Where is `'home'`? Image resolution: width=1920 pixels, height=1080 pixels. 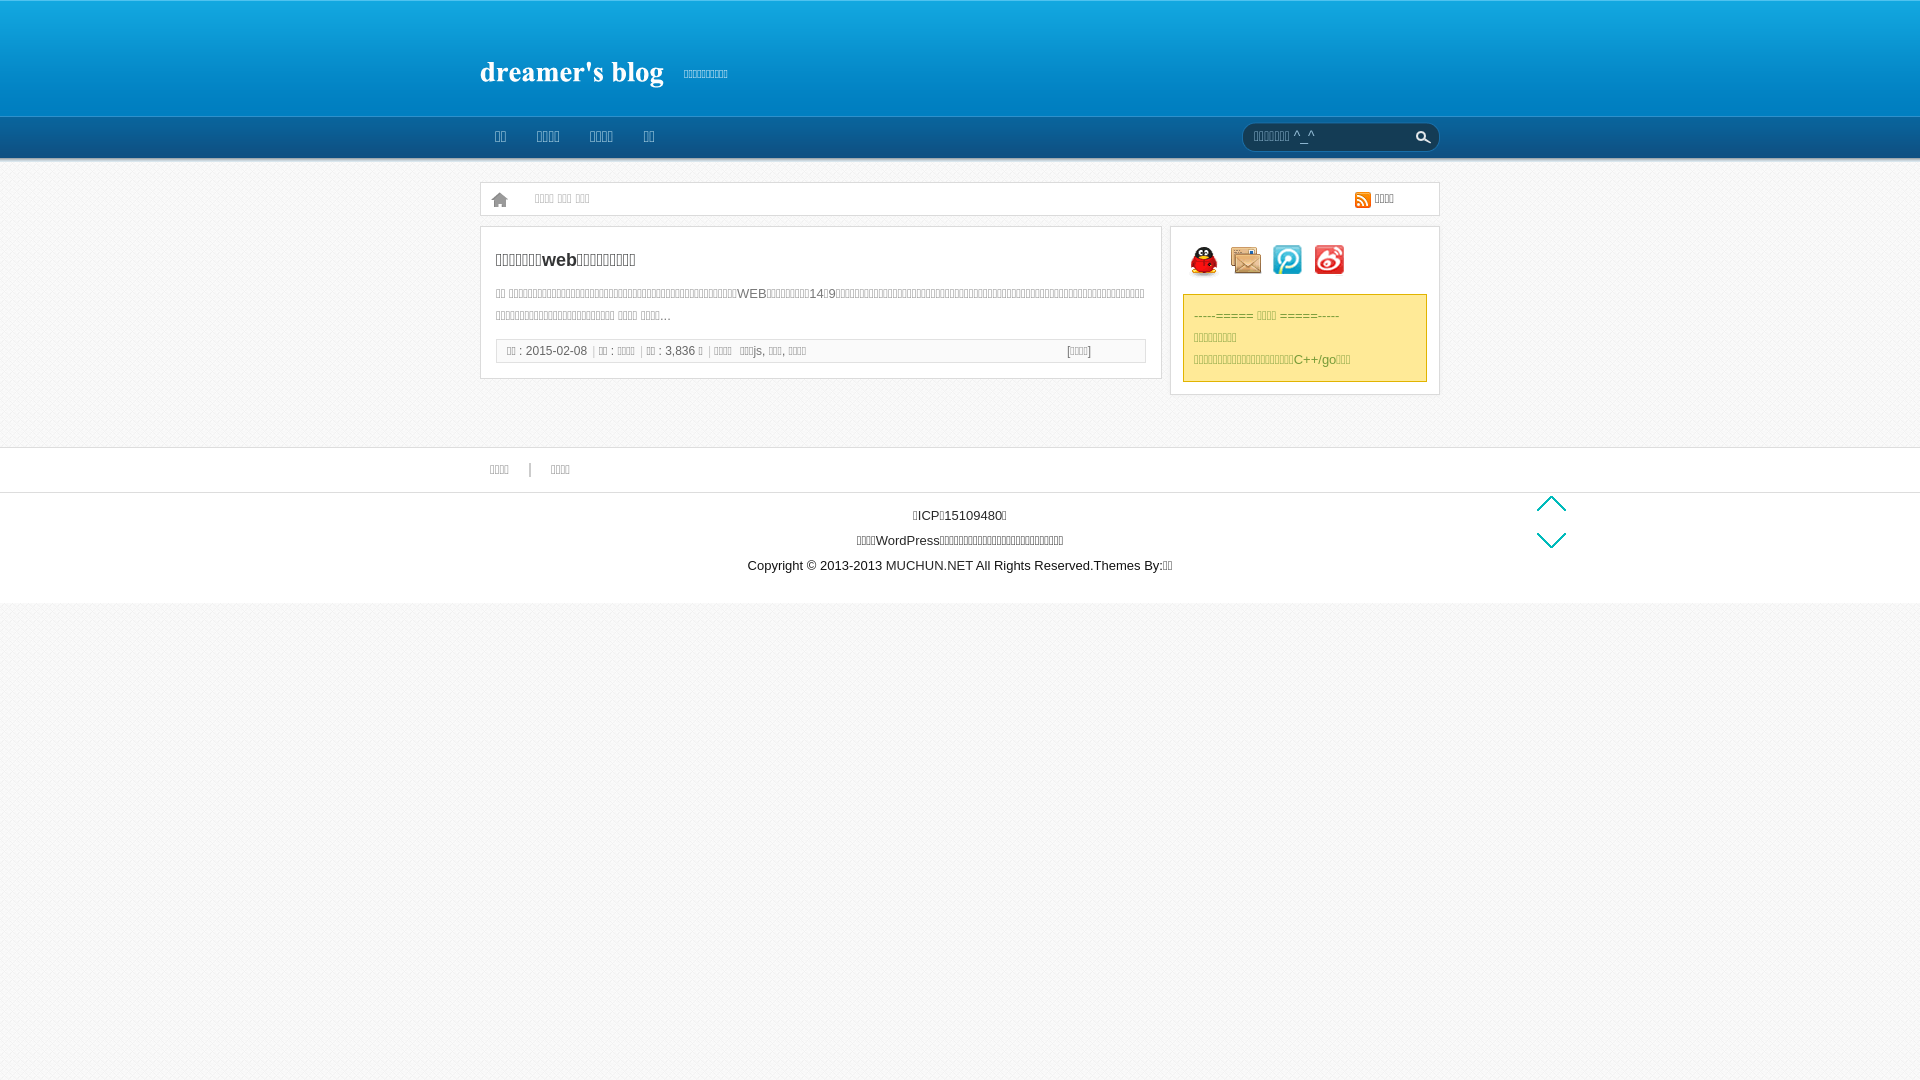 'home' is located at coordinates (499, 199).